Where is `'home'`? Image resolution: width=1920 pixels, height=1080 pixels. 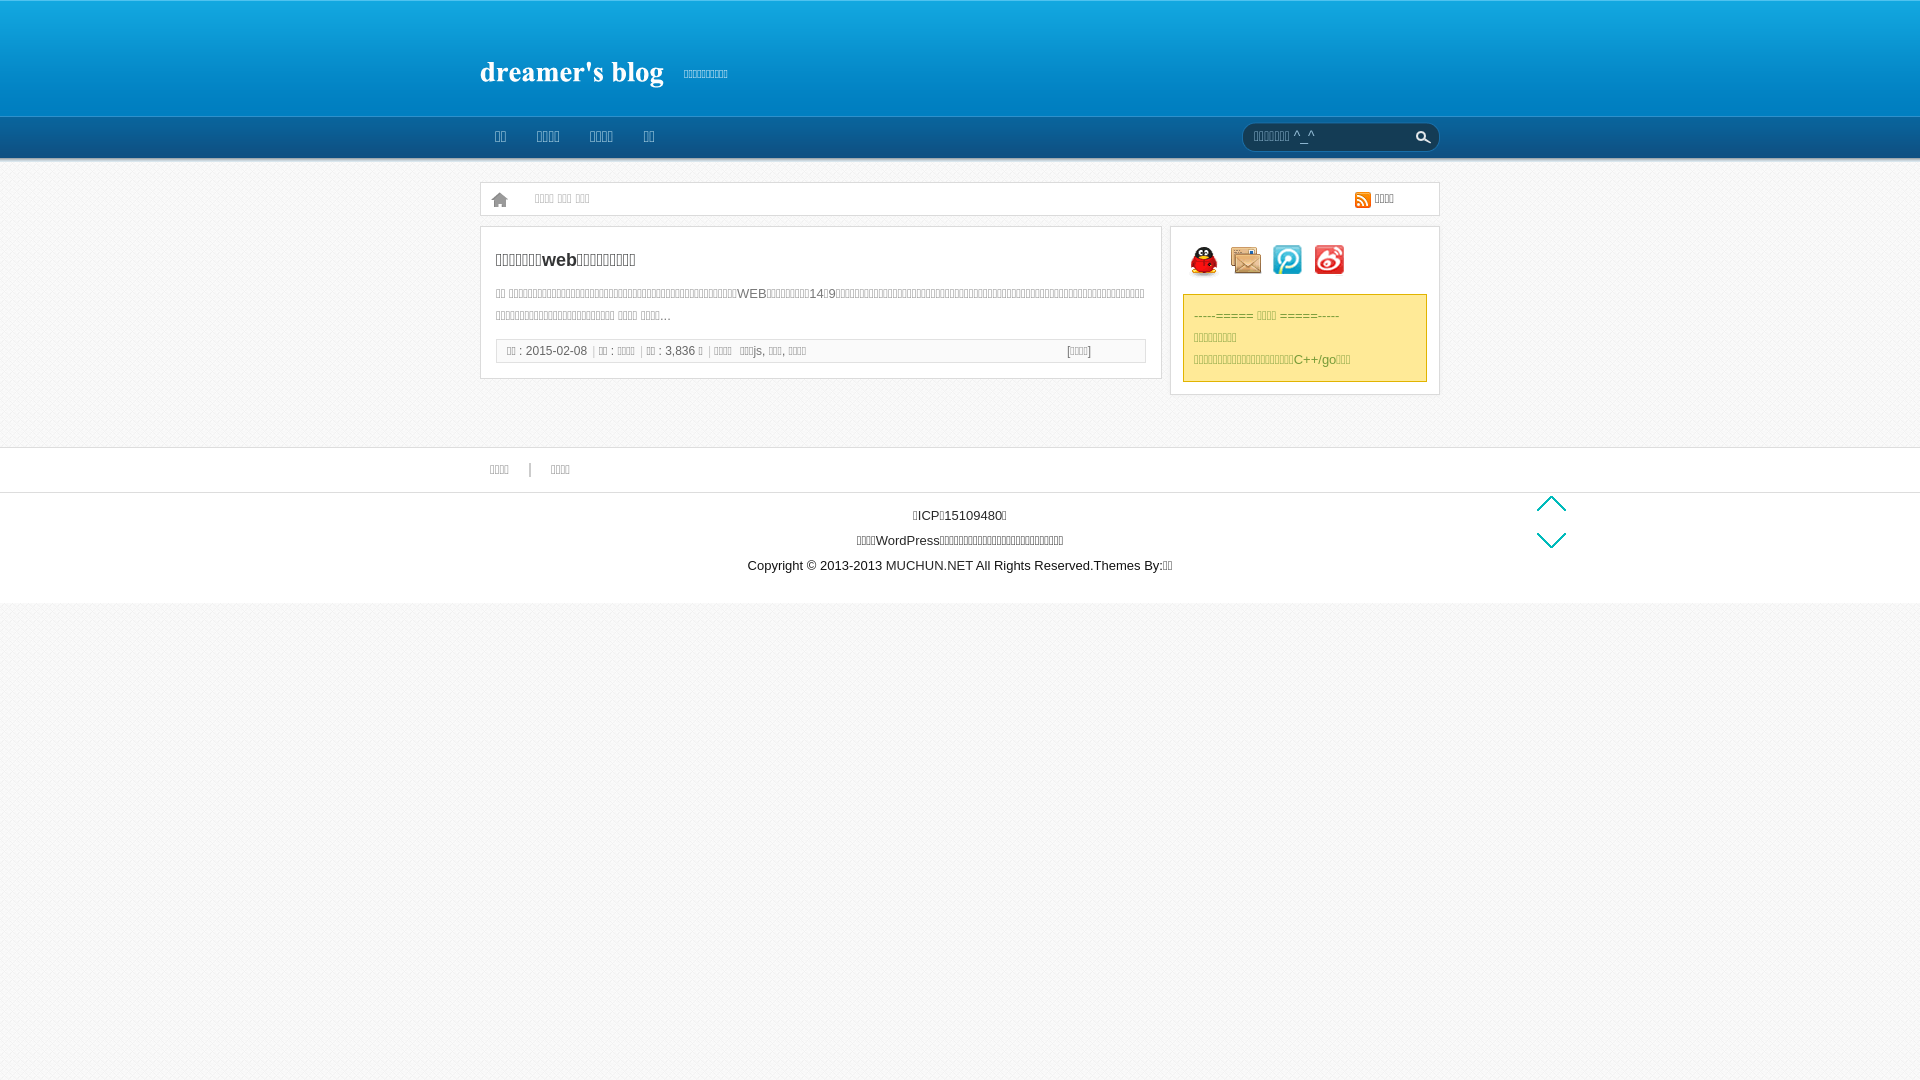 'home' is located at coordinates (499, 199).